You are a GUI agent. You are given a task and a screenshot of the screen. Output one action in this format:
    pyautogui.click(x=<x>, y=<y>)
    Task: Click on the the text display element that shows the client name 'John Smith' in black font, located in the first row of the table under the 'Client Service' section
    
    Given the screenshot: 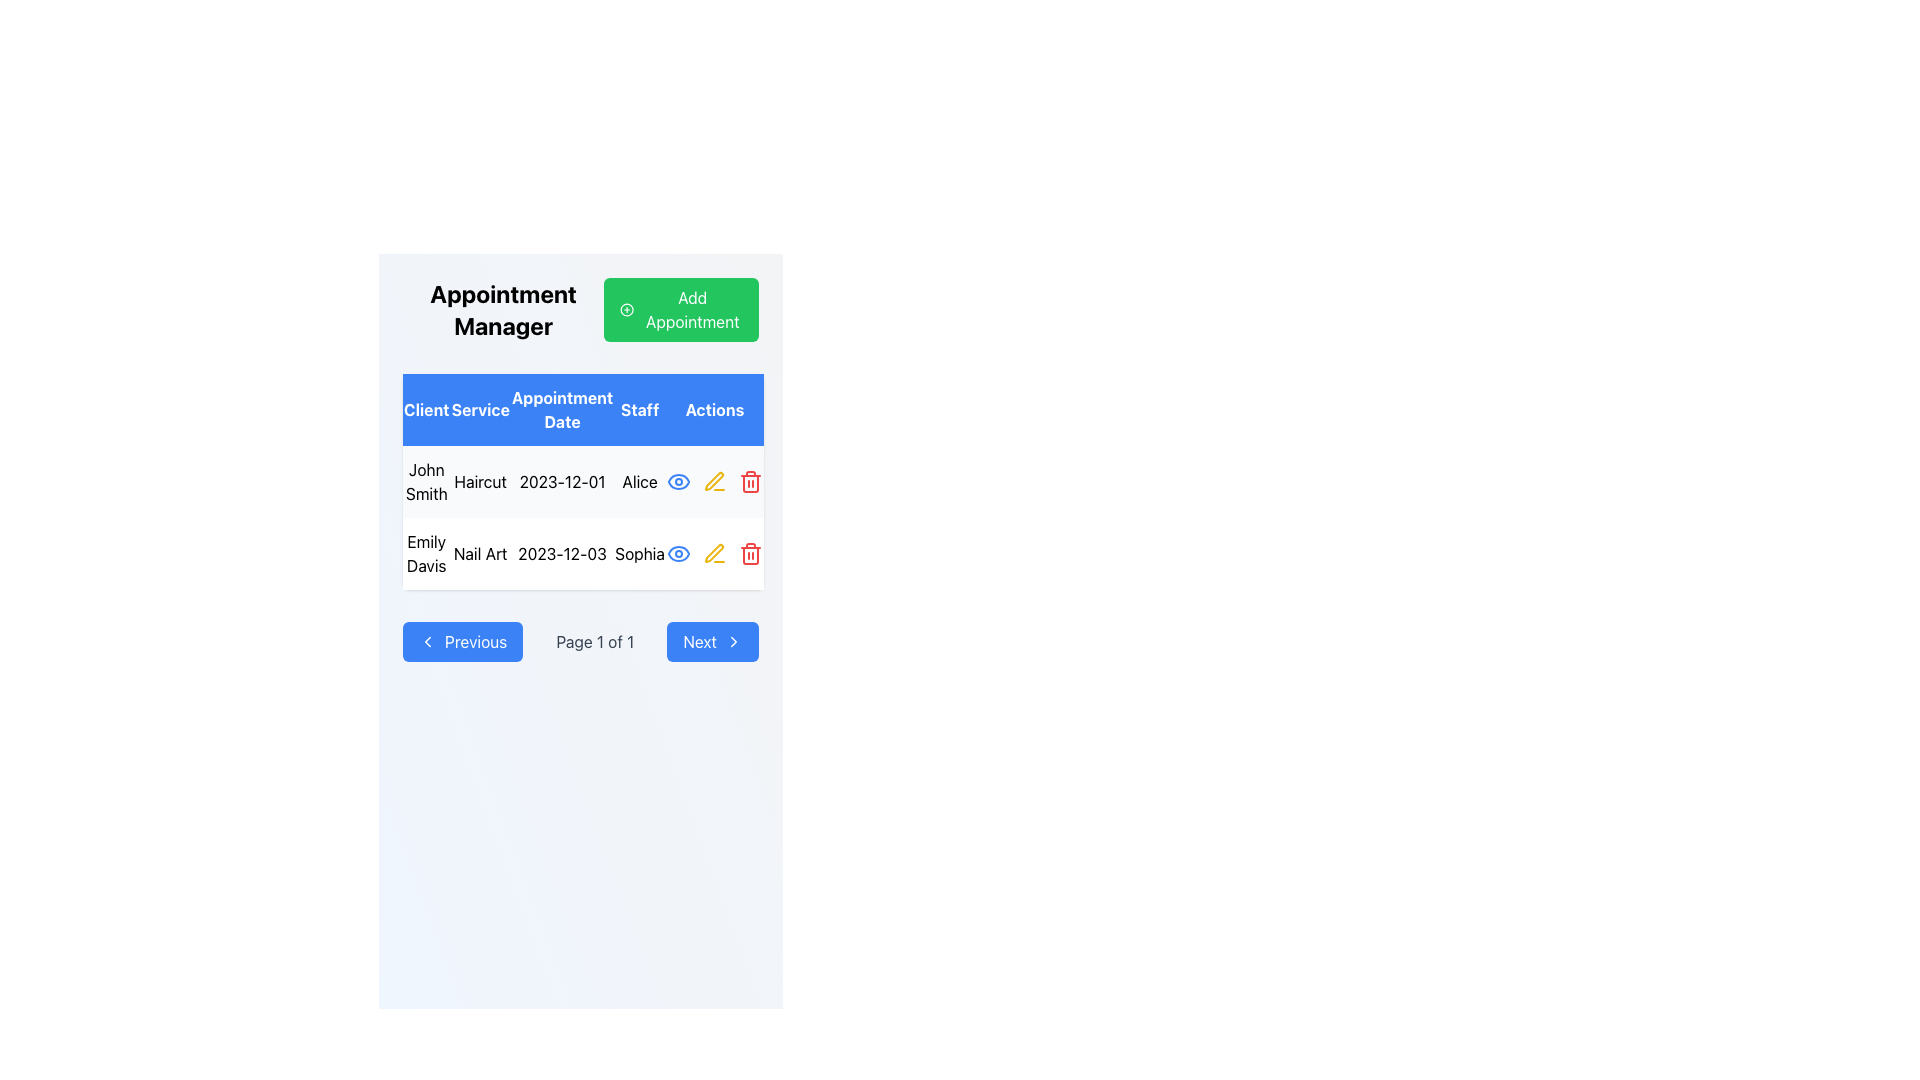 What is the action you would take?
    pyautogui.click(x=425, y=482)
    